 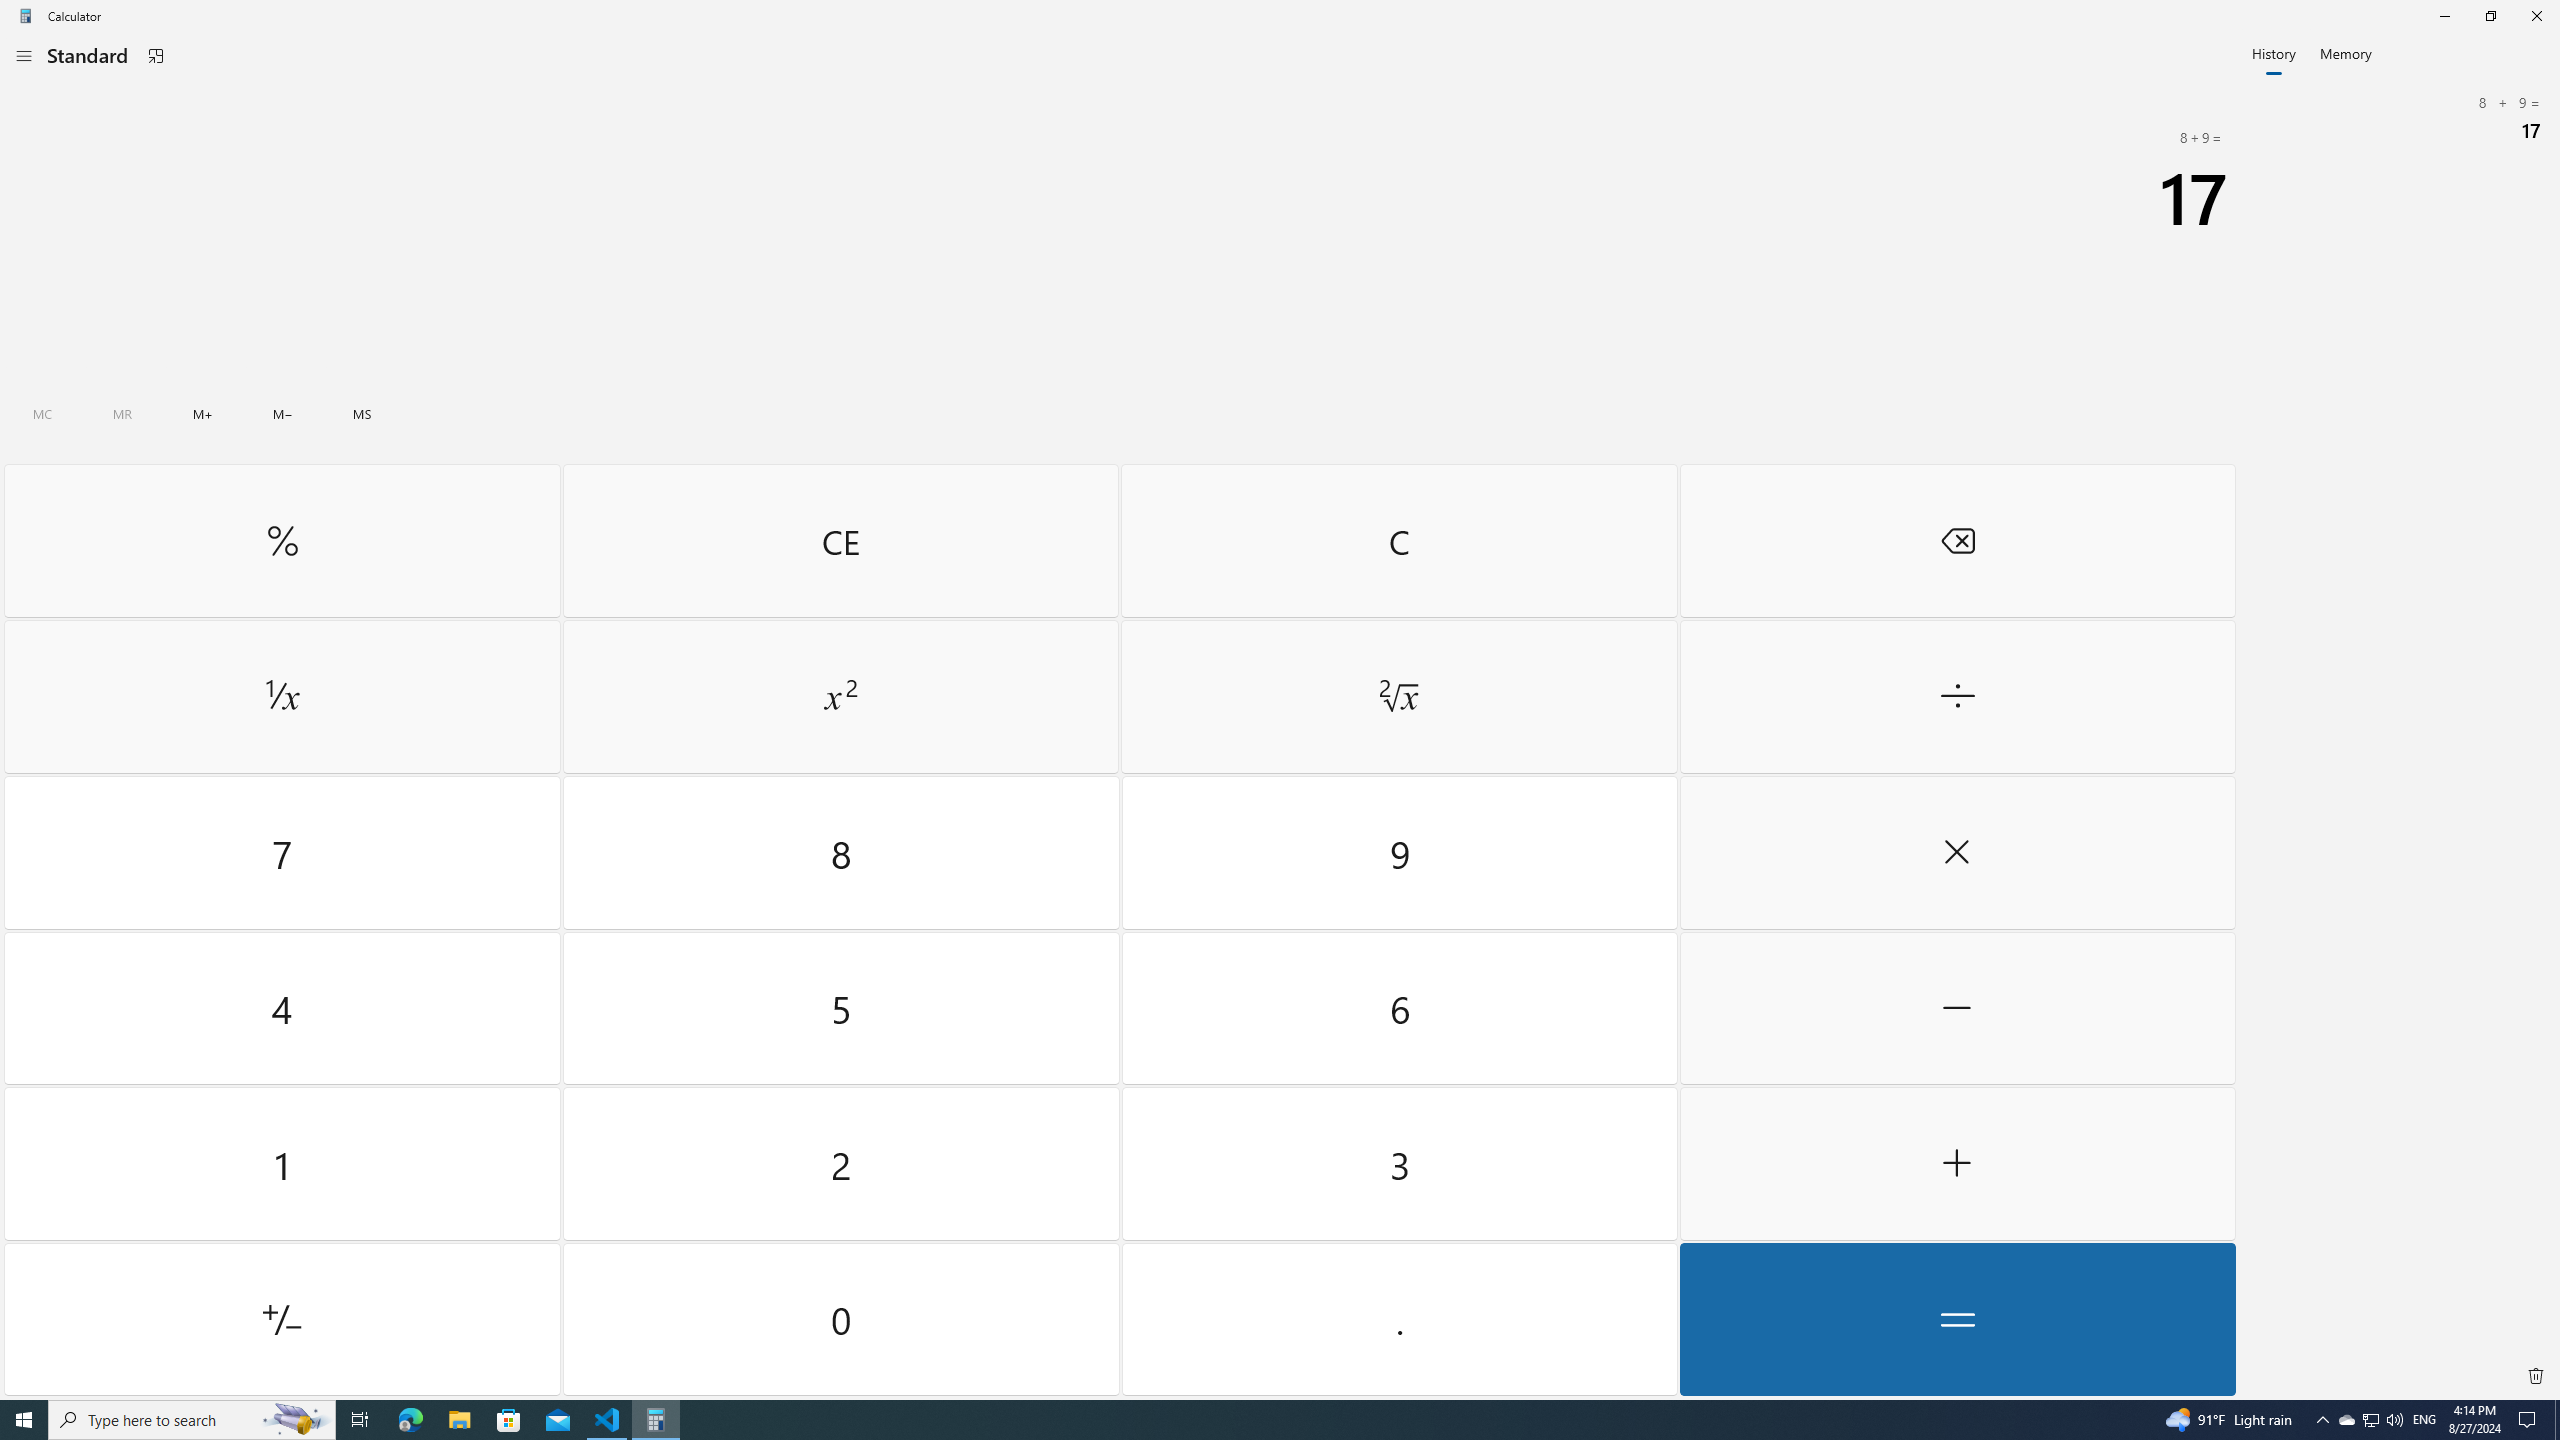 What do you see at coordinates (409, 1418) in the screenshot?
I see `'Microsoft Edge'` at bounding box center [409, 1418].